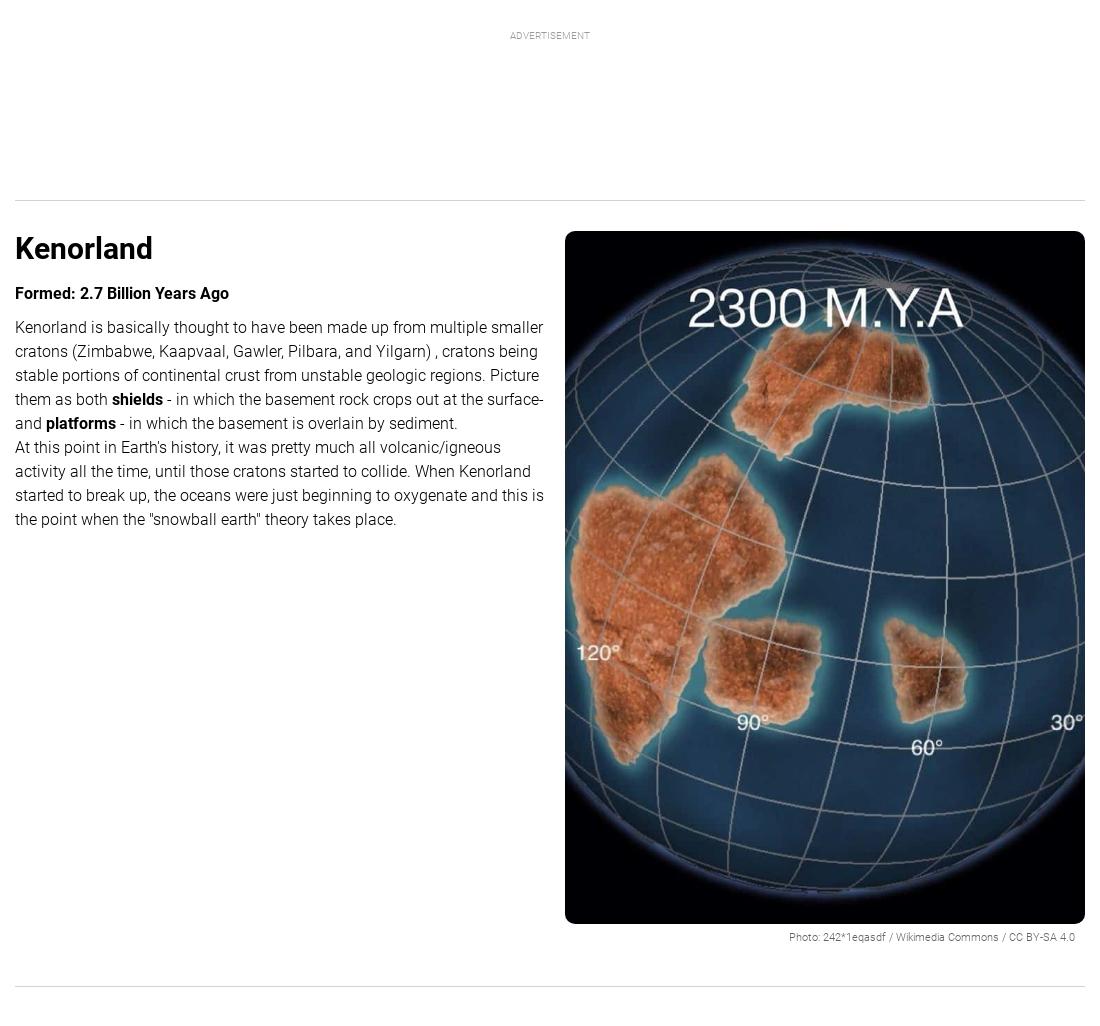 The width and height of the screenshot is (1100, 1026). What do you see at coordinates (853, 936) in the screenshot?
I see `'242*1eqasdf'` at bounding box center [853, 936].